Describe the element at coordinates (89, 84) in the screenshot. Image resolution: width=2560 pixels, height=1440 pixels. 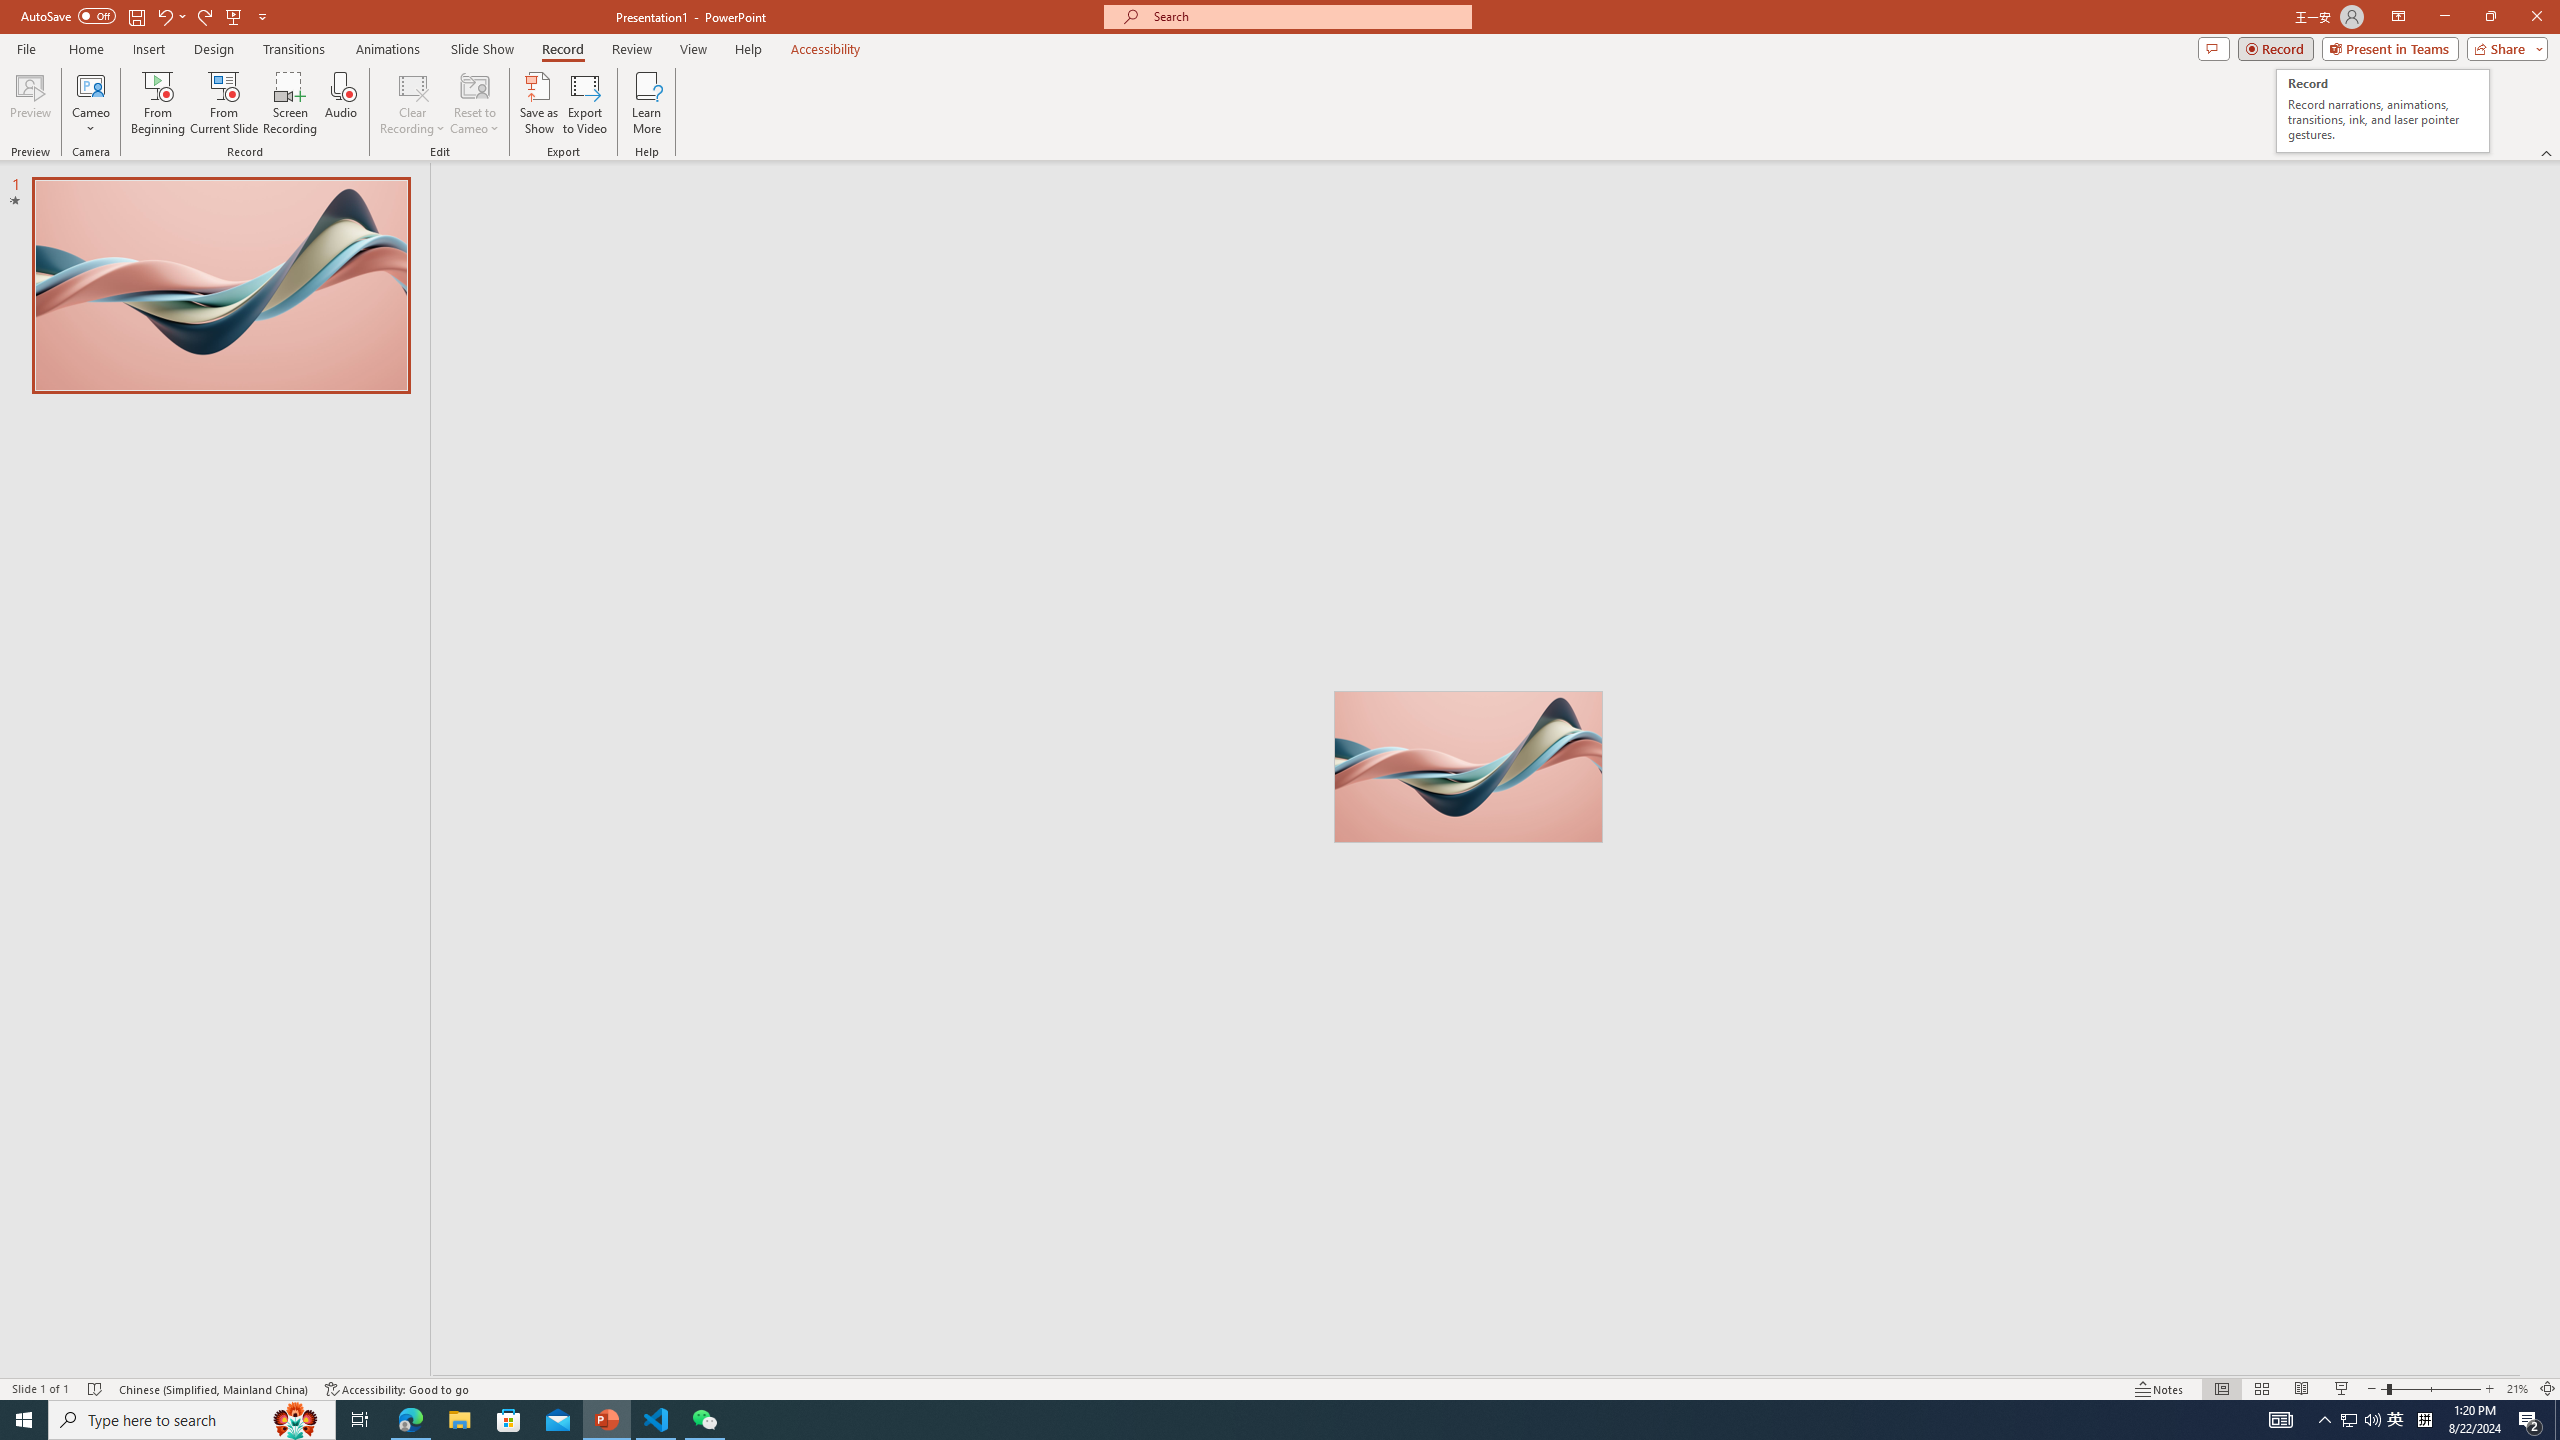
I see `'Cameo'` at that location.